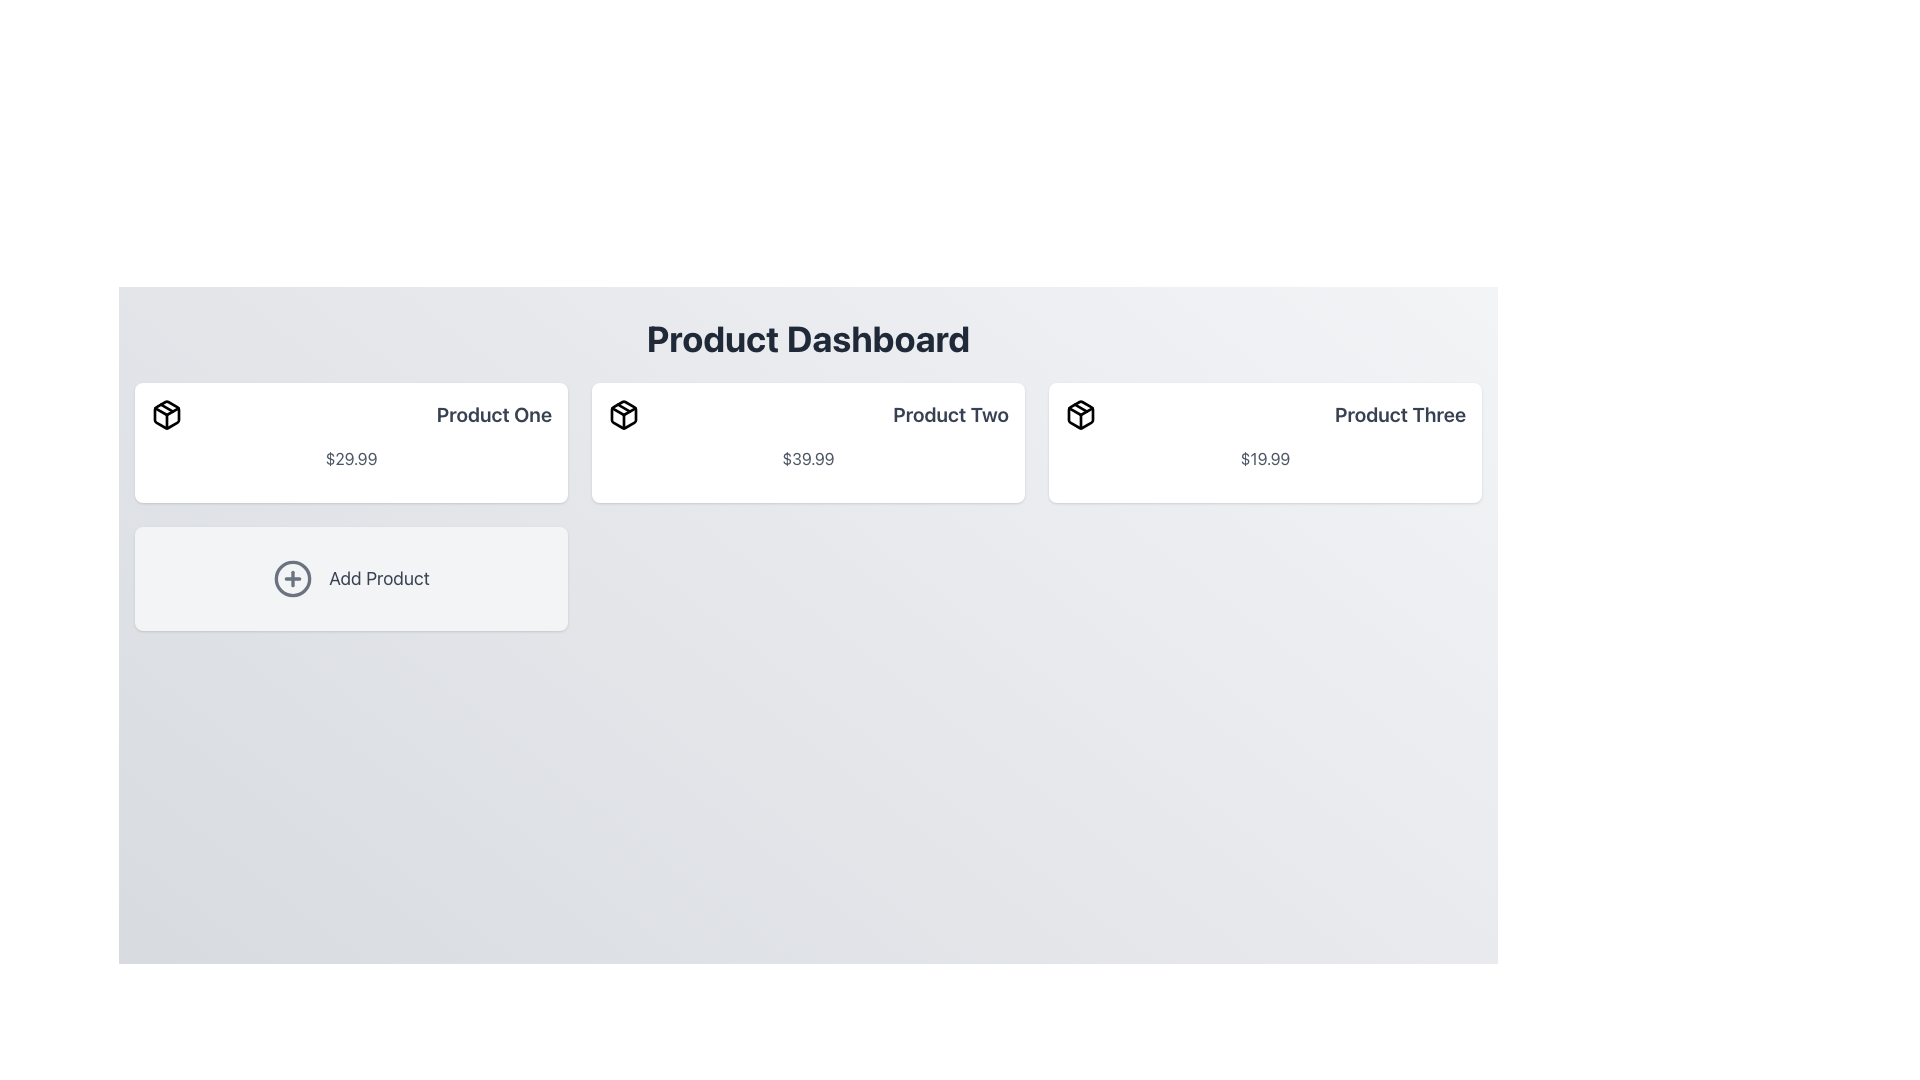 The width and height of the screenshot is (1920, 1080). What do you see at coordinates (379, 578) in the screenshot?
I see `text label that displays 'Add Product' in bold, large gray font, located inside a gray rectangular box to the right of a circular plus icon` at bounding box center [379, 578].